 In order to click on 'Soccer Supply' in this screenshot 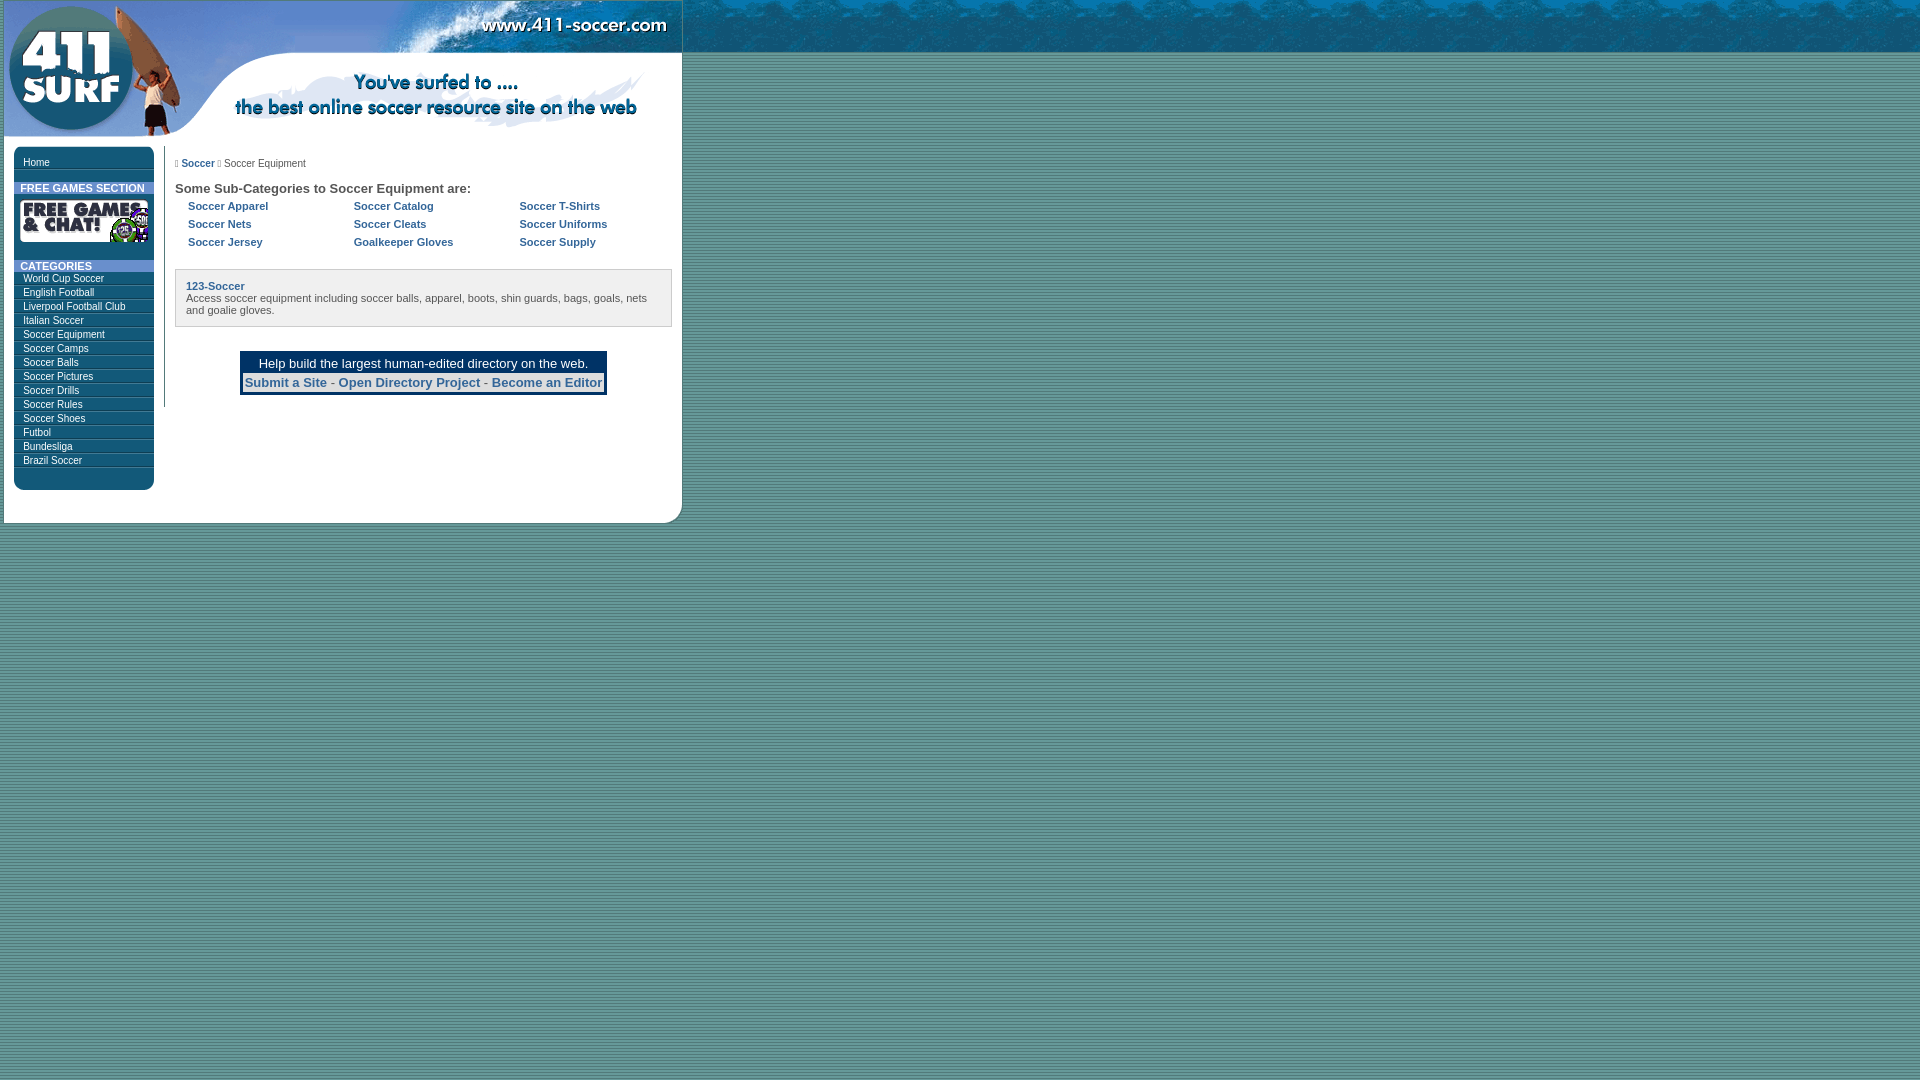, I will do `click(556, 241)`.